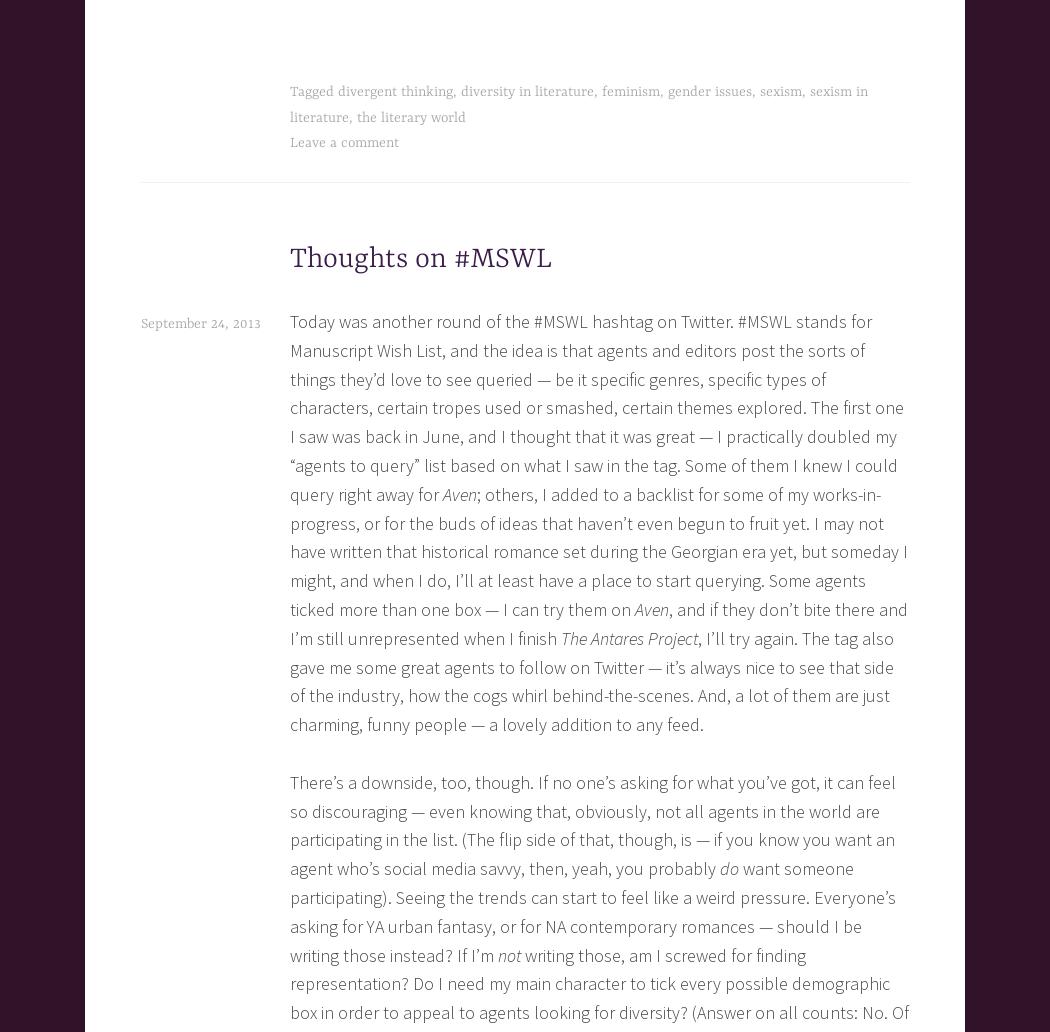 The height and width of the screenshot is (1032, 1050). What do you see at coordinates (356, 117) in the screenshot?
I see `'the literary world'` at bounding box center [356, 117].